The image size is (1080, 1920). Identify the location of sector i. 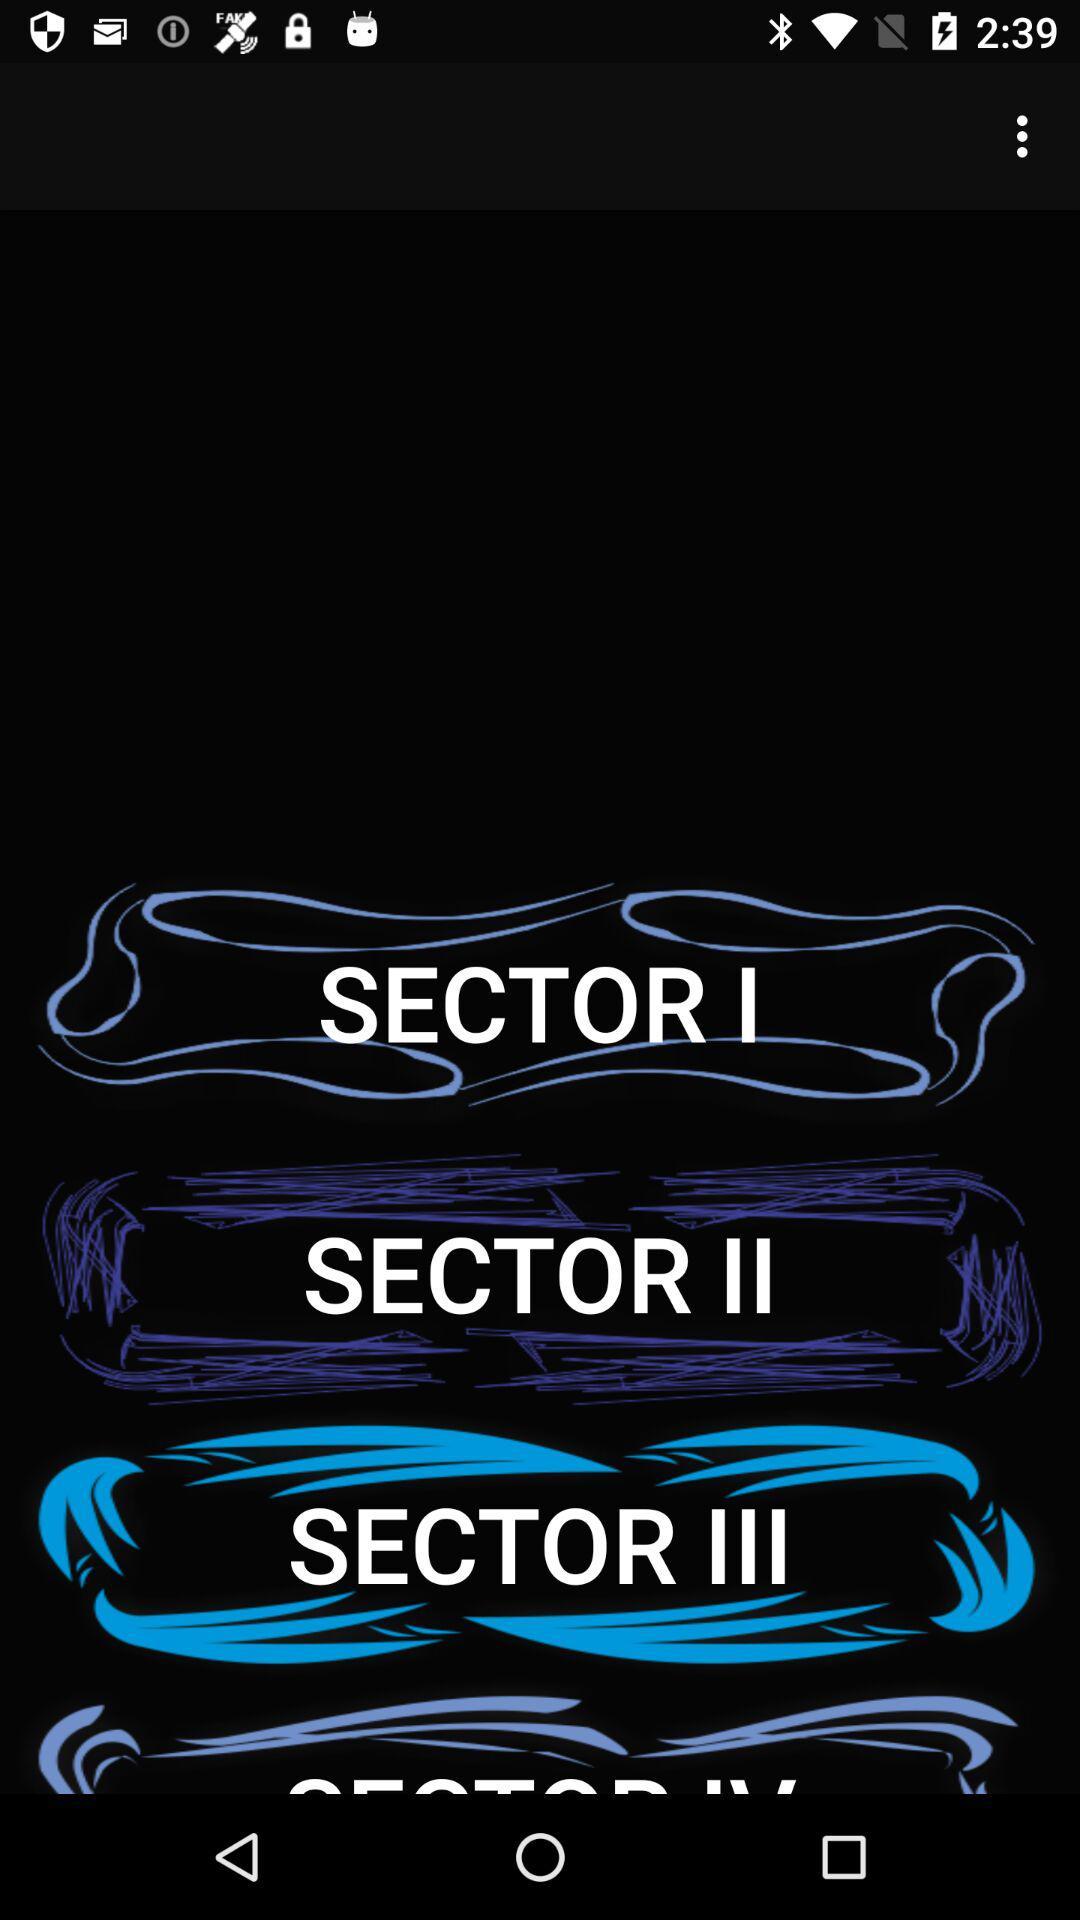
(540, 1001).